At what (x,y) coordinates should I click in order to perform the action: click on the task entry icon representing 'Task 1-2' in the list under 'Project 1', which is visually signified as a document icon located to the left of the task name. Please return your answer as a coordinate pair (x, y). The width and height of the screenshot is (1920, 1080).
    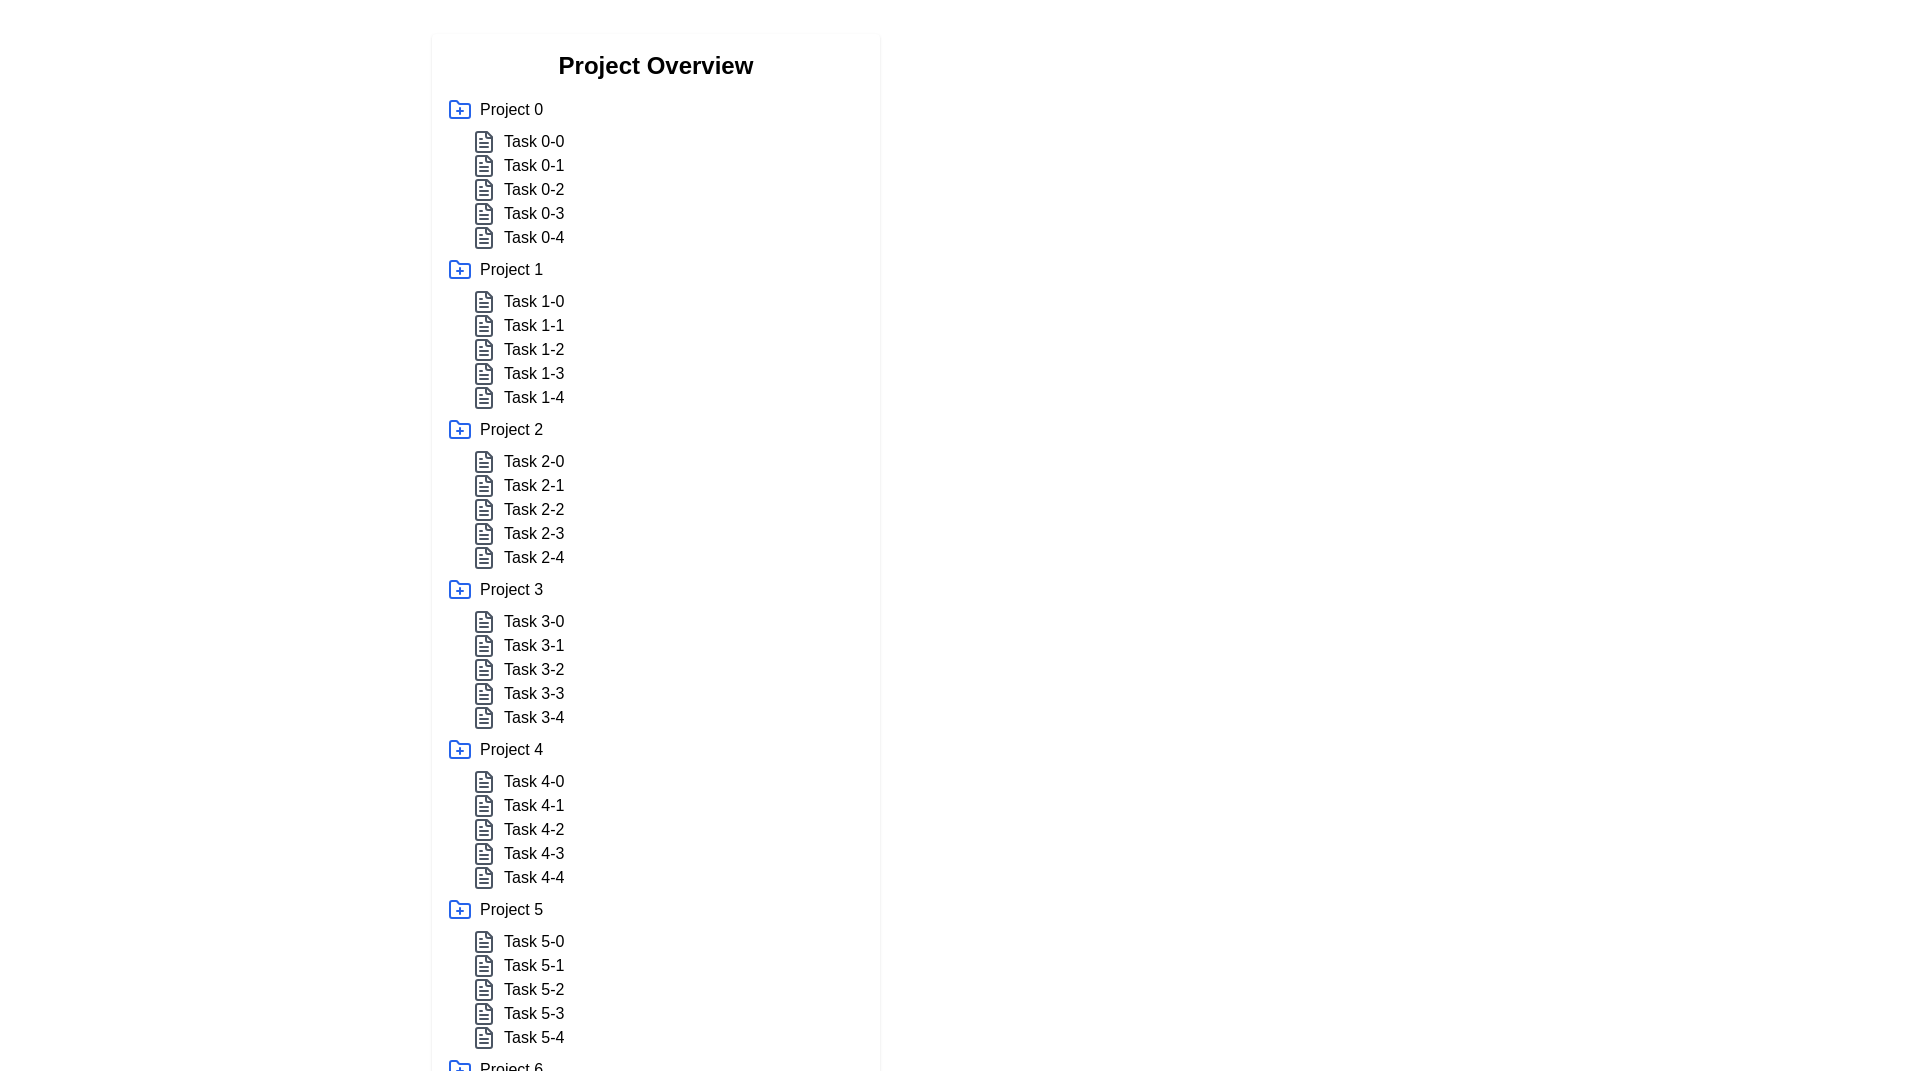
    Looking at the image, I should click on (484, 349).